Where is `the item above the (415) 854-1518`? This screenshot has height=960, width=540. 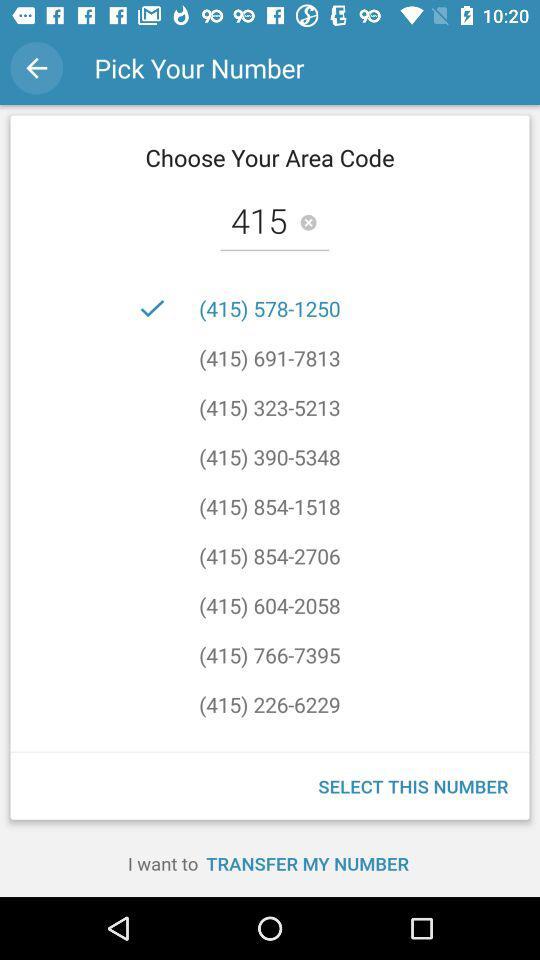 the item above the (415) 854-1518 is located at coordinates (269, 457).